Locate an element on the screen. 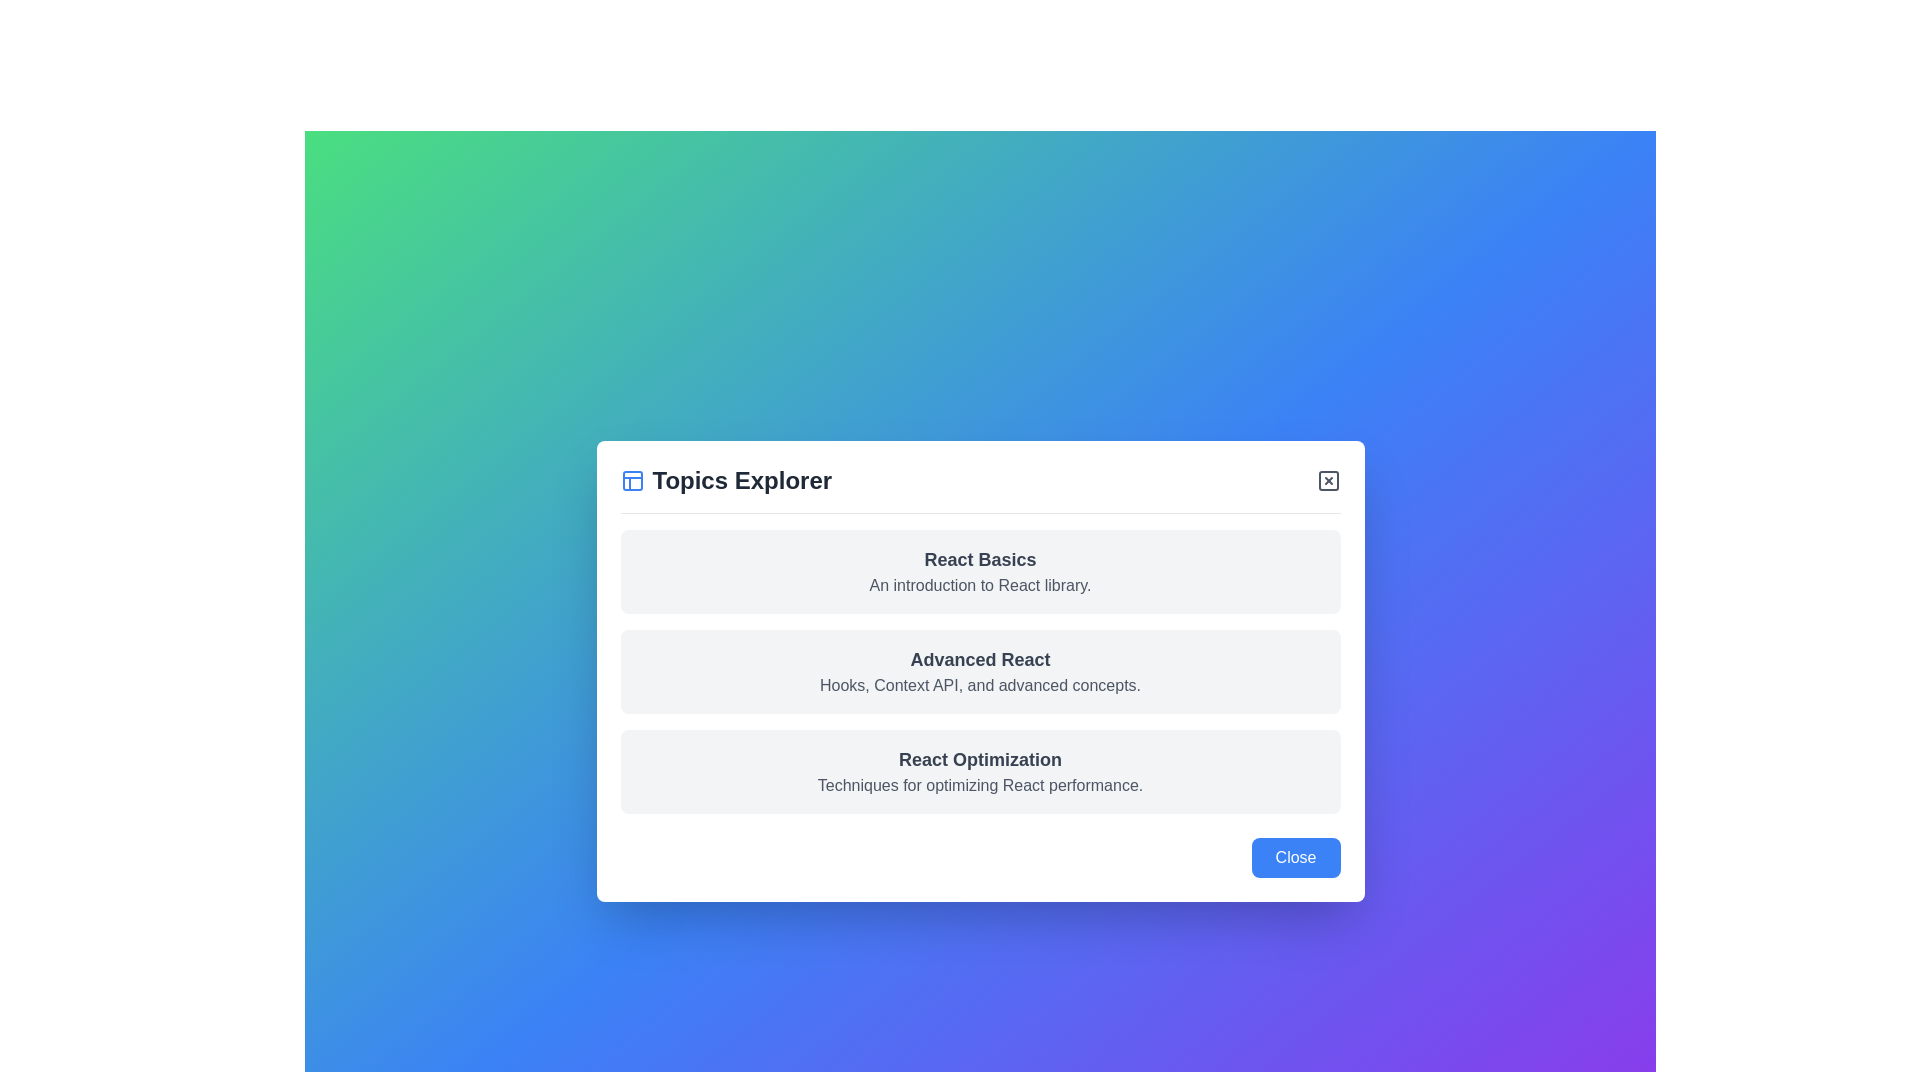 The image size is (1920, 1080). the icon located at the top-left corner of the modal header next to the 'Topics Explorer' text is located at coordinates (631, 480).